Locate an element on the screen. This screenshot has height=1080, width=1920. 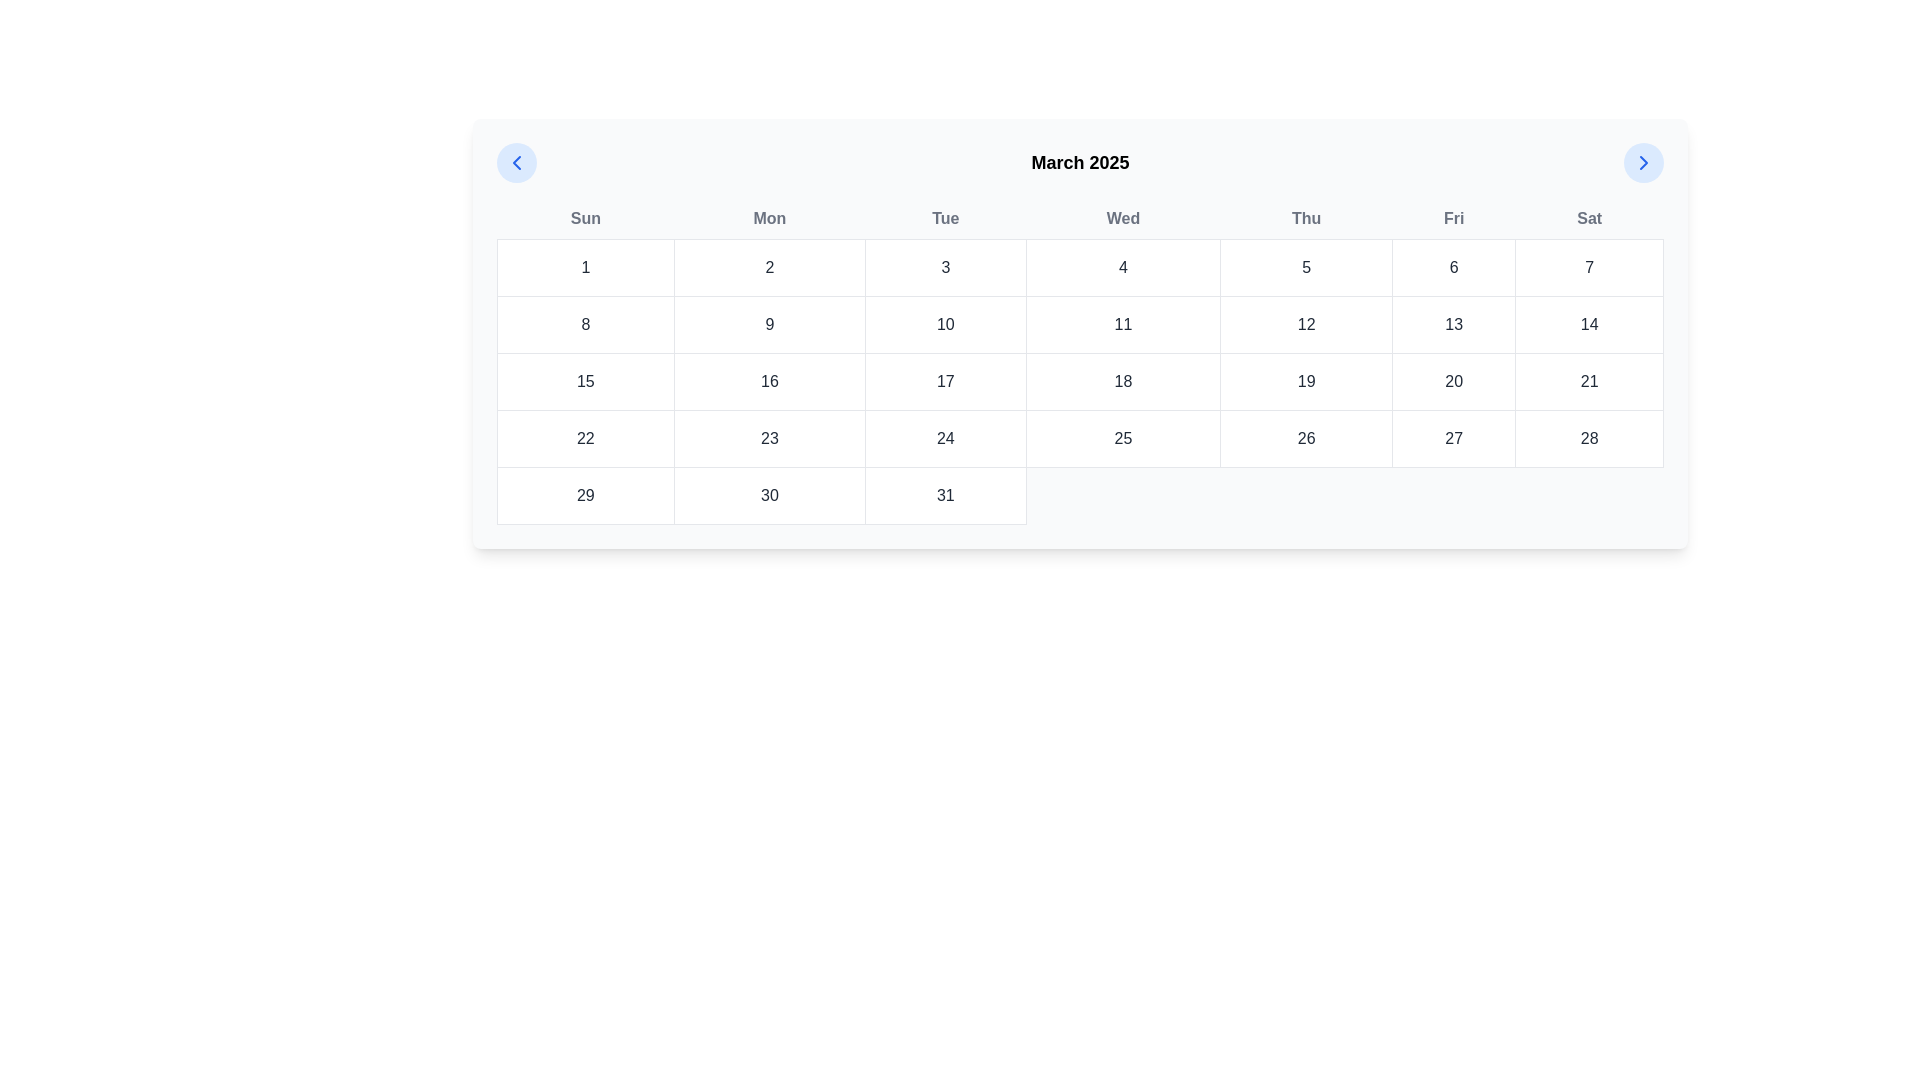
the second row of the calendar grid, which represents the week with dates '1' to '7' is located at coordinates (1079, 323).